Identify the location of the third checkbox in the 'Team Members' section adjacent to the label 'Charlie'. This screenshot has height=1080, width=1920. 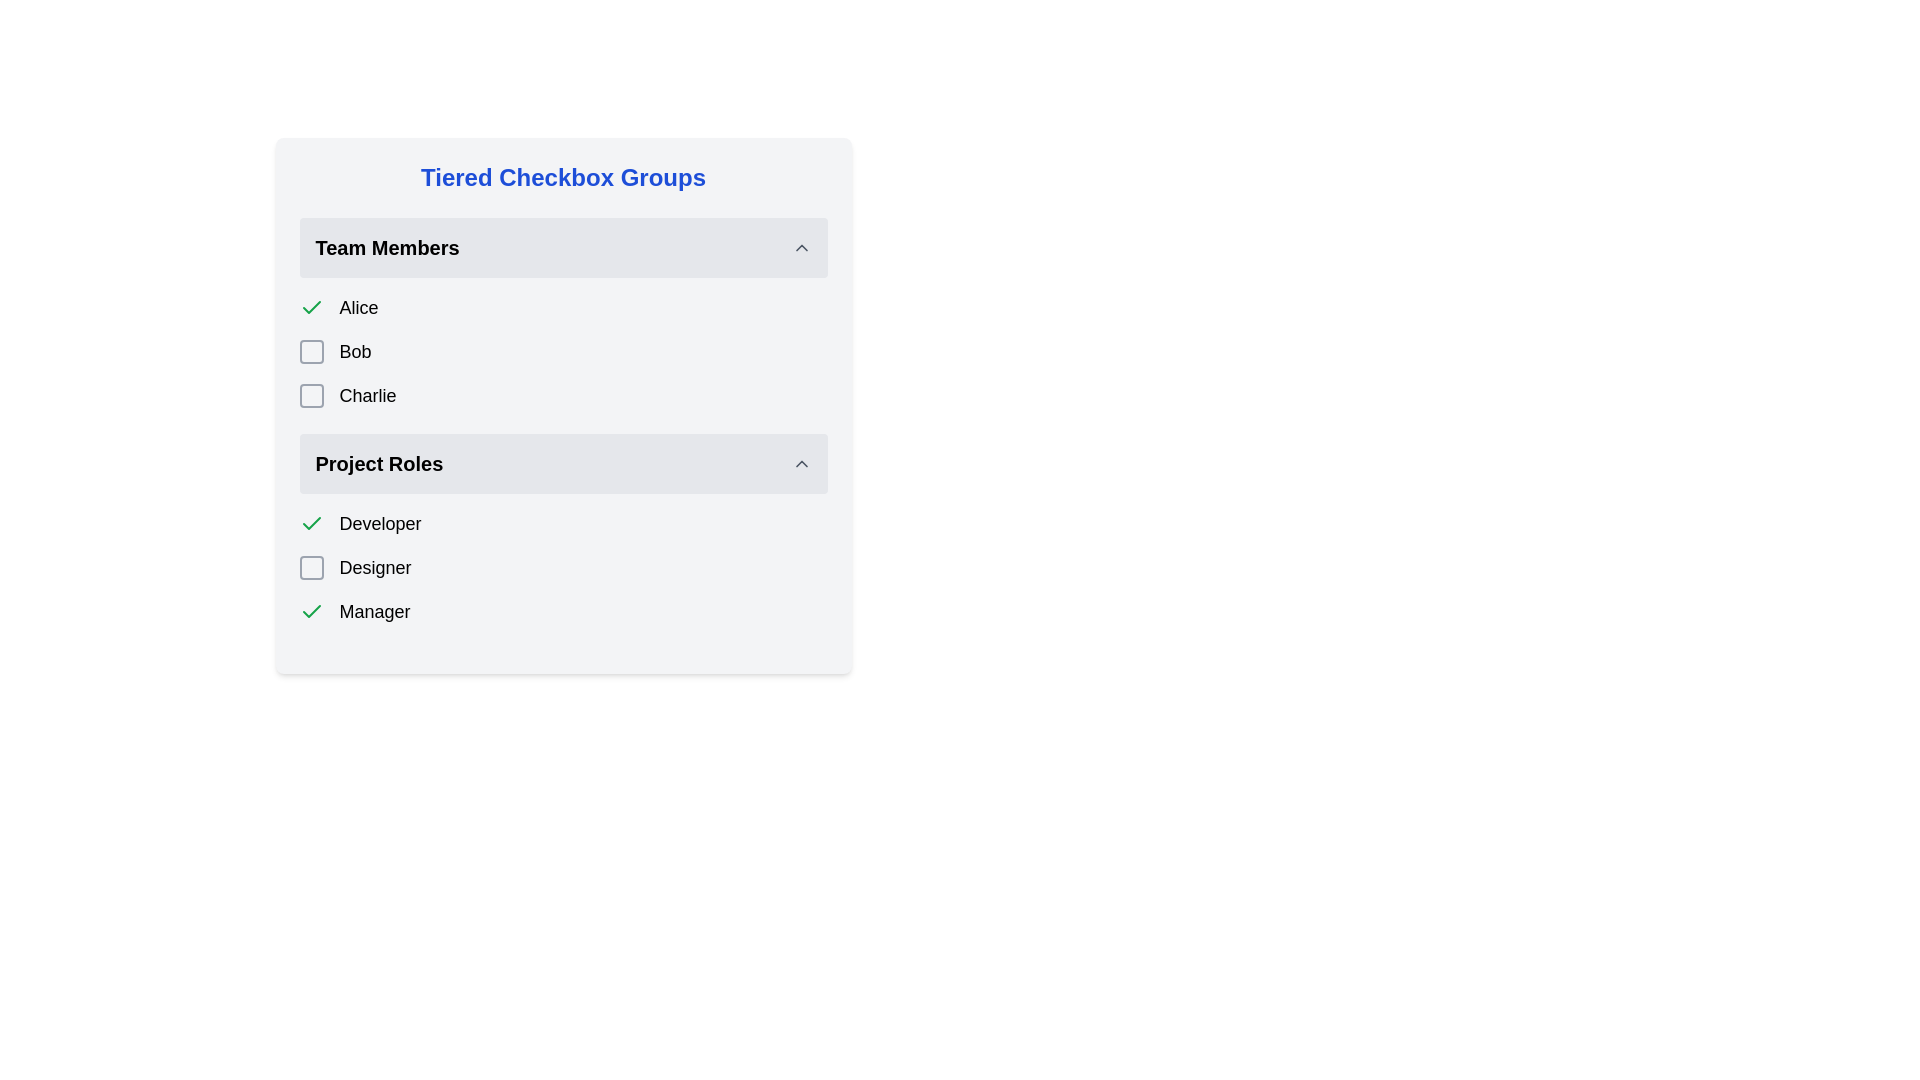
(310, 396).